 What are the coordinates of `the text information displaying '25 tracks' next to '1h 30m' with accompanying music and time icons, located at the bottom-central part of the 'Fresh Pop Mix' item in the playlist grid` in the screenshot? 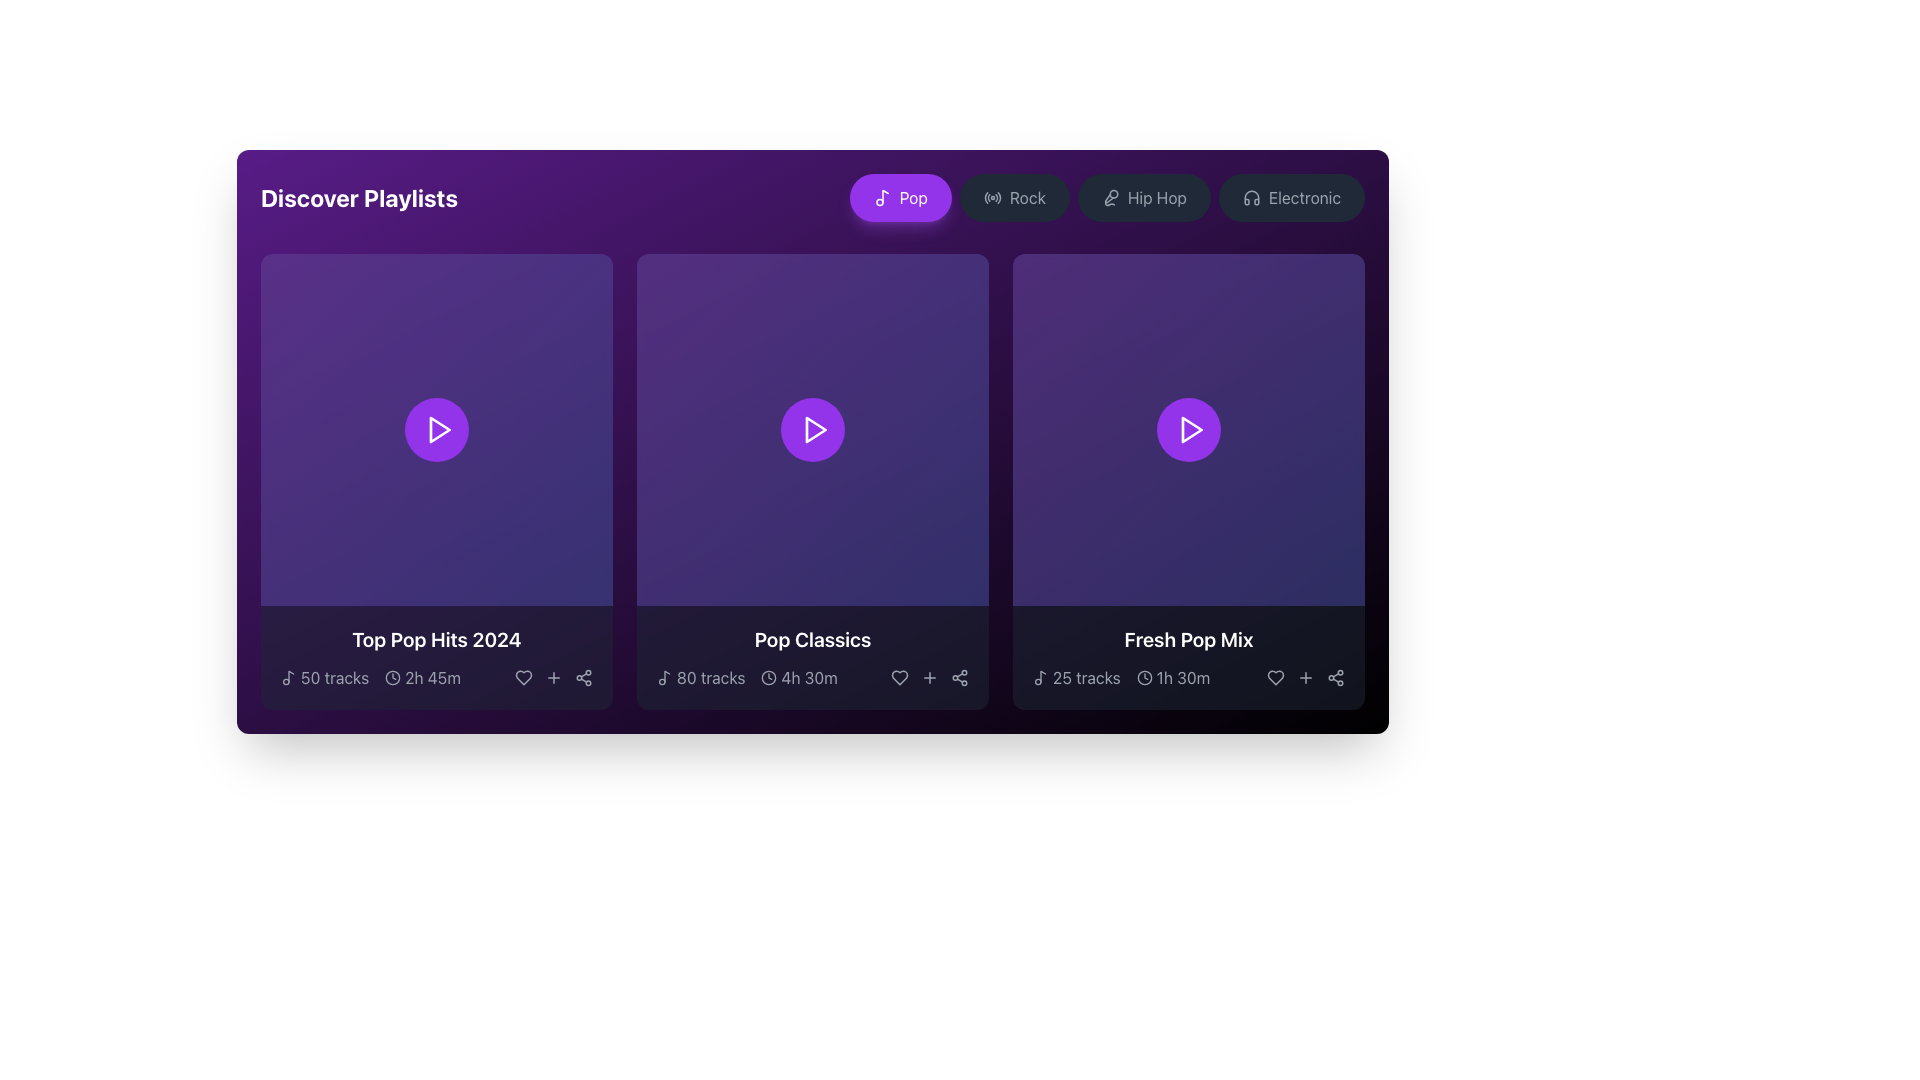 It's located at (1189, 677).